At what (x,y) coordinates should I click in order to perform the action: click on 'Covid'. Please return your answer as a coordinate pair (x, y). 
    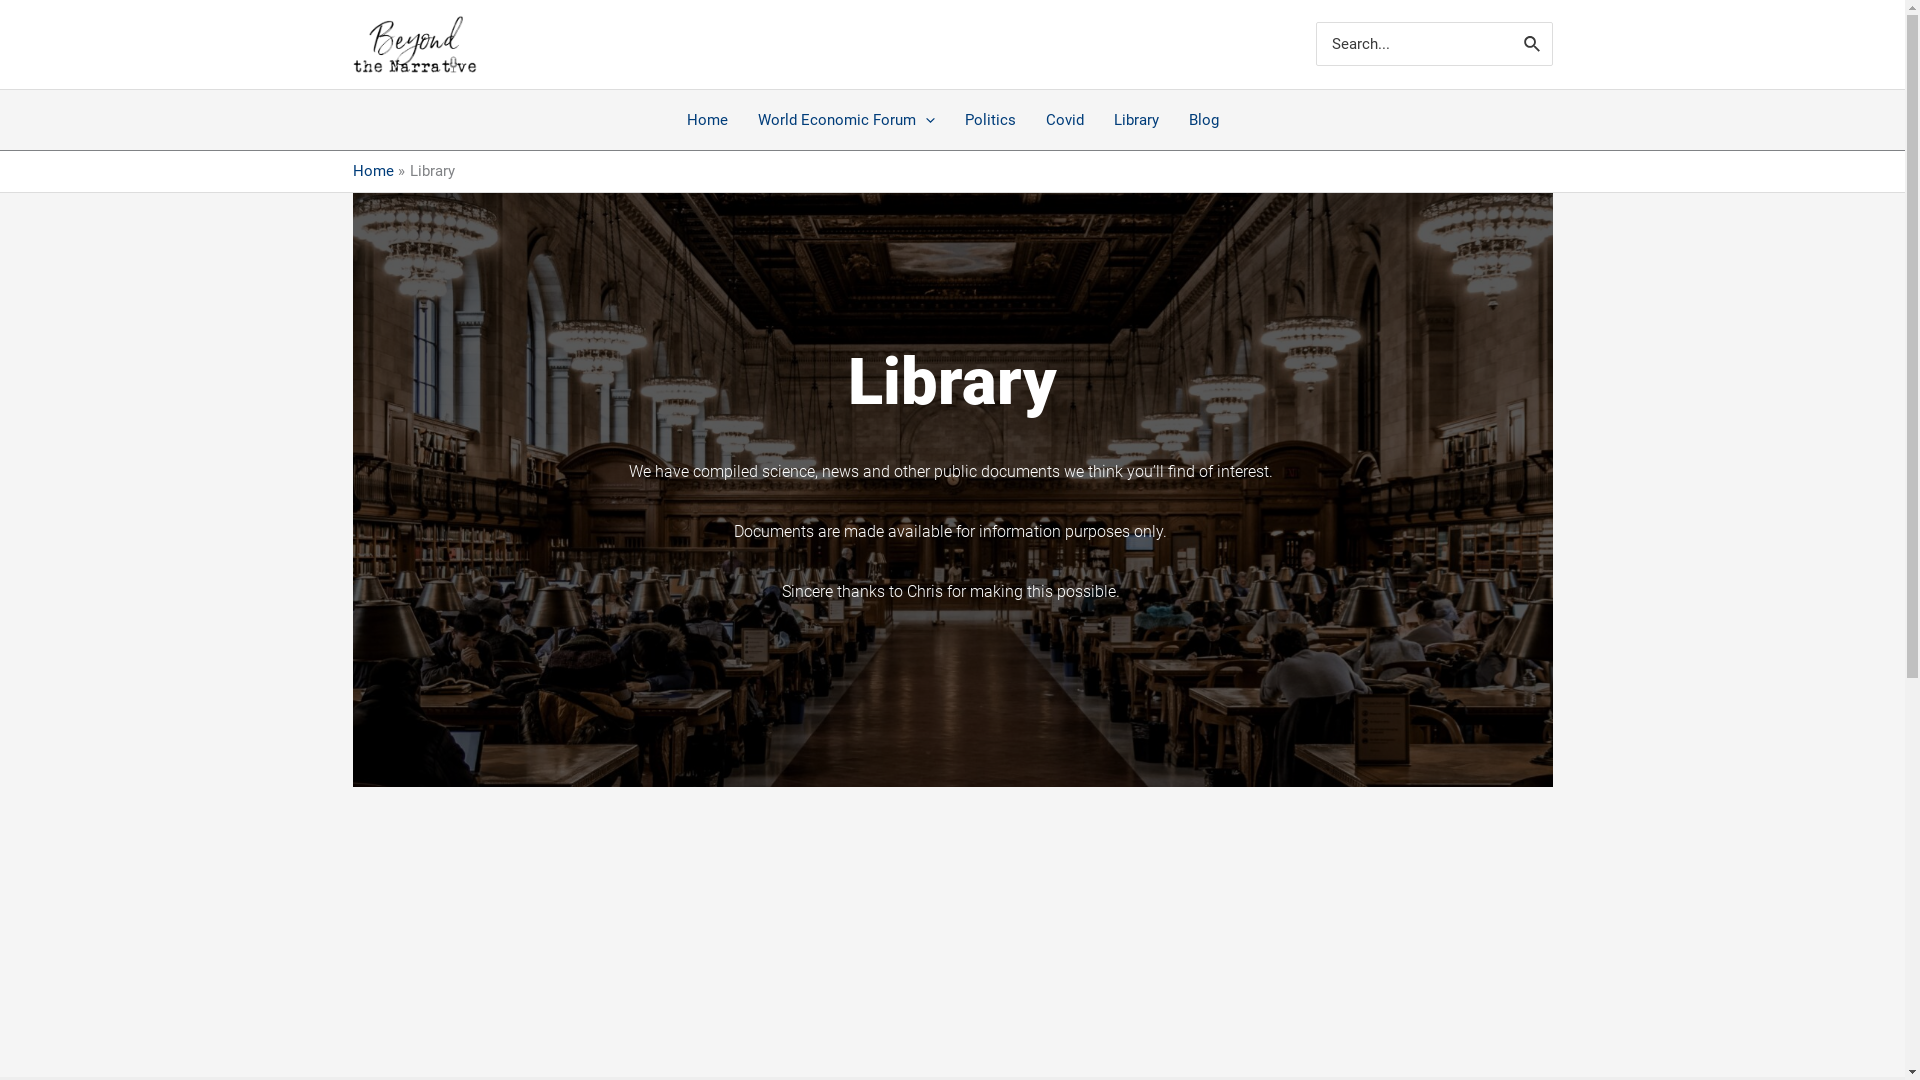
    Looking at the image, I should click on (1063, 119).